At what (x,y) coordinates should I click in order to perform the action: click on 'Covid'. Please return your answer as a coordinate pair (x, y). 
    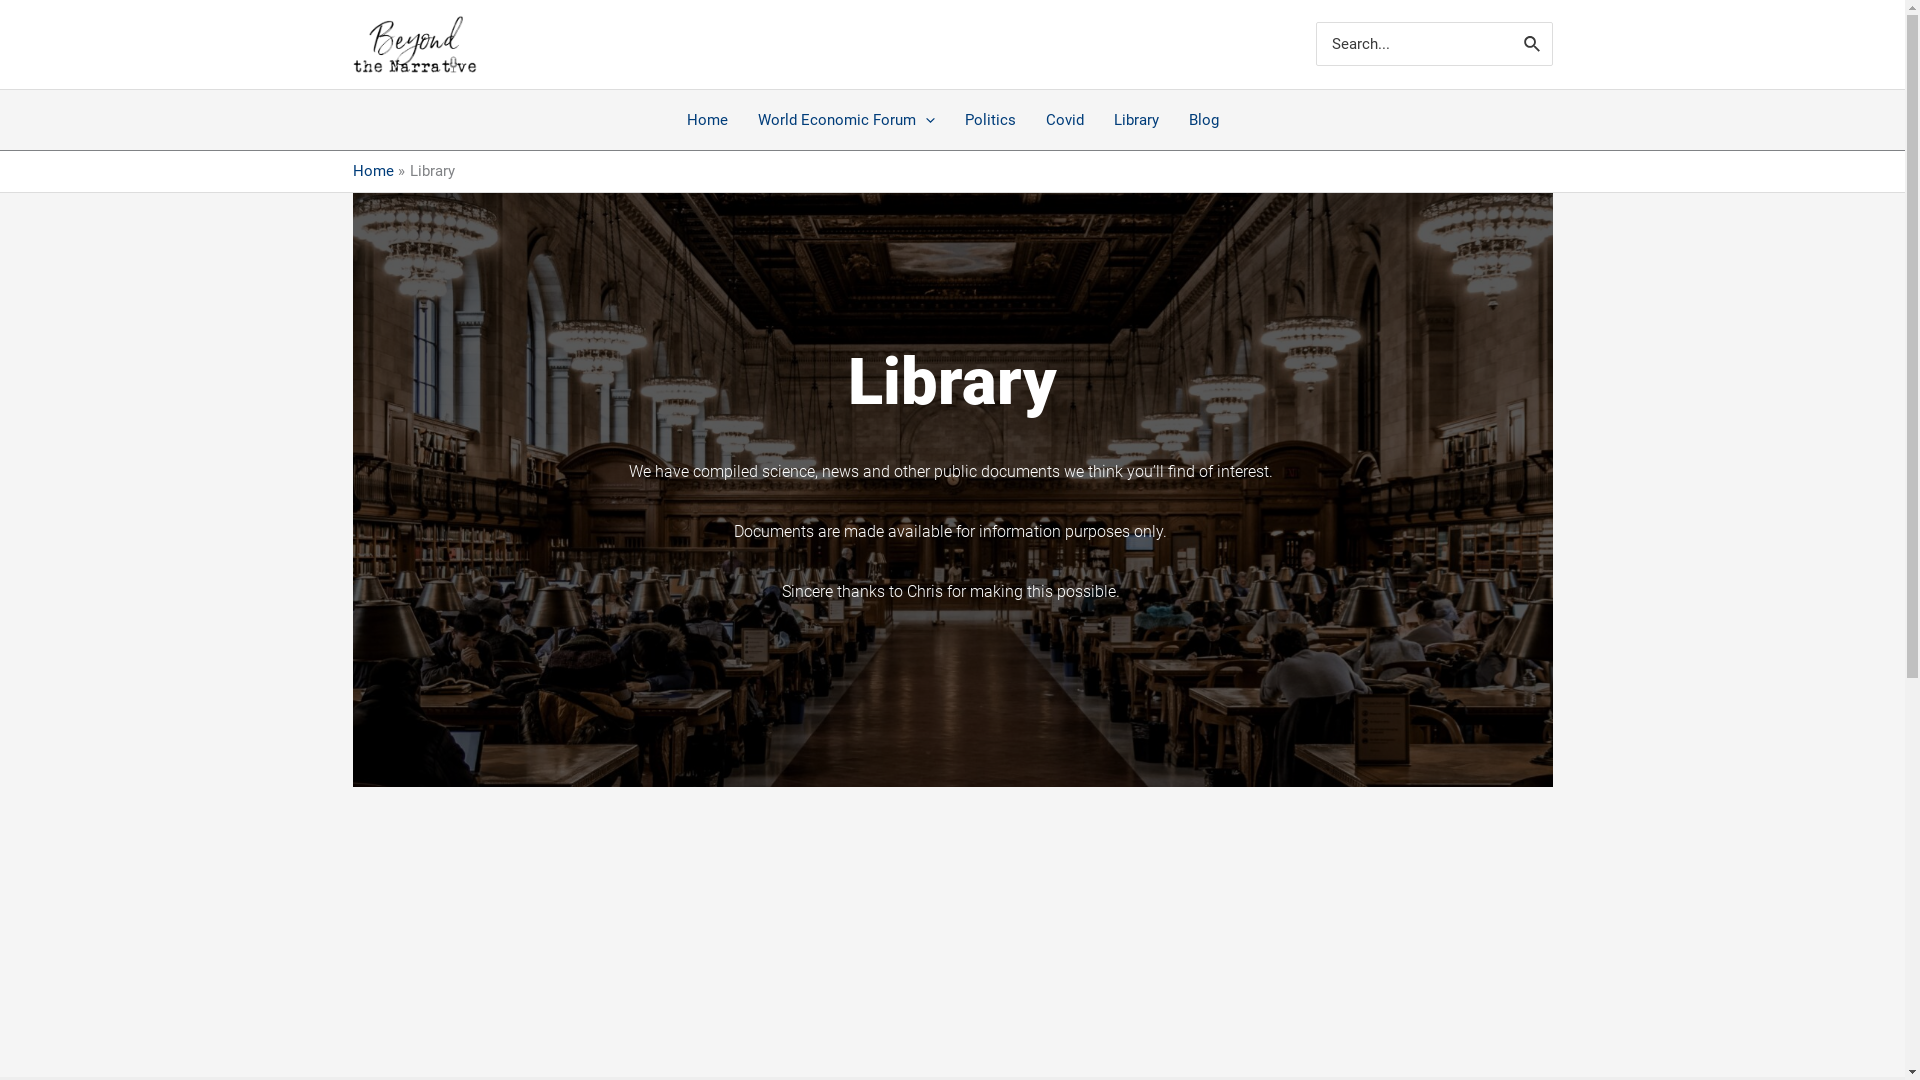
    Looking at the image, I should click on (1063, 119).